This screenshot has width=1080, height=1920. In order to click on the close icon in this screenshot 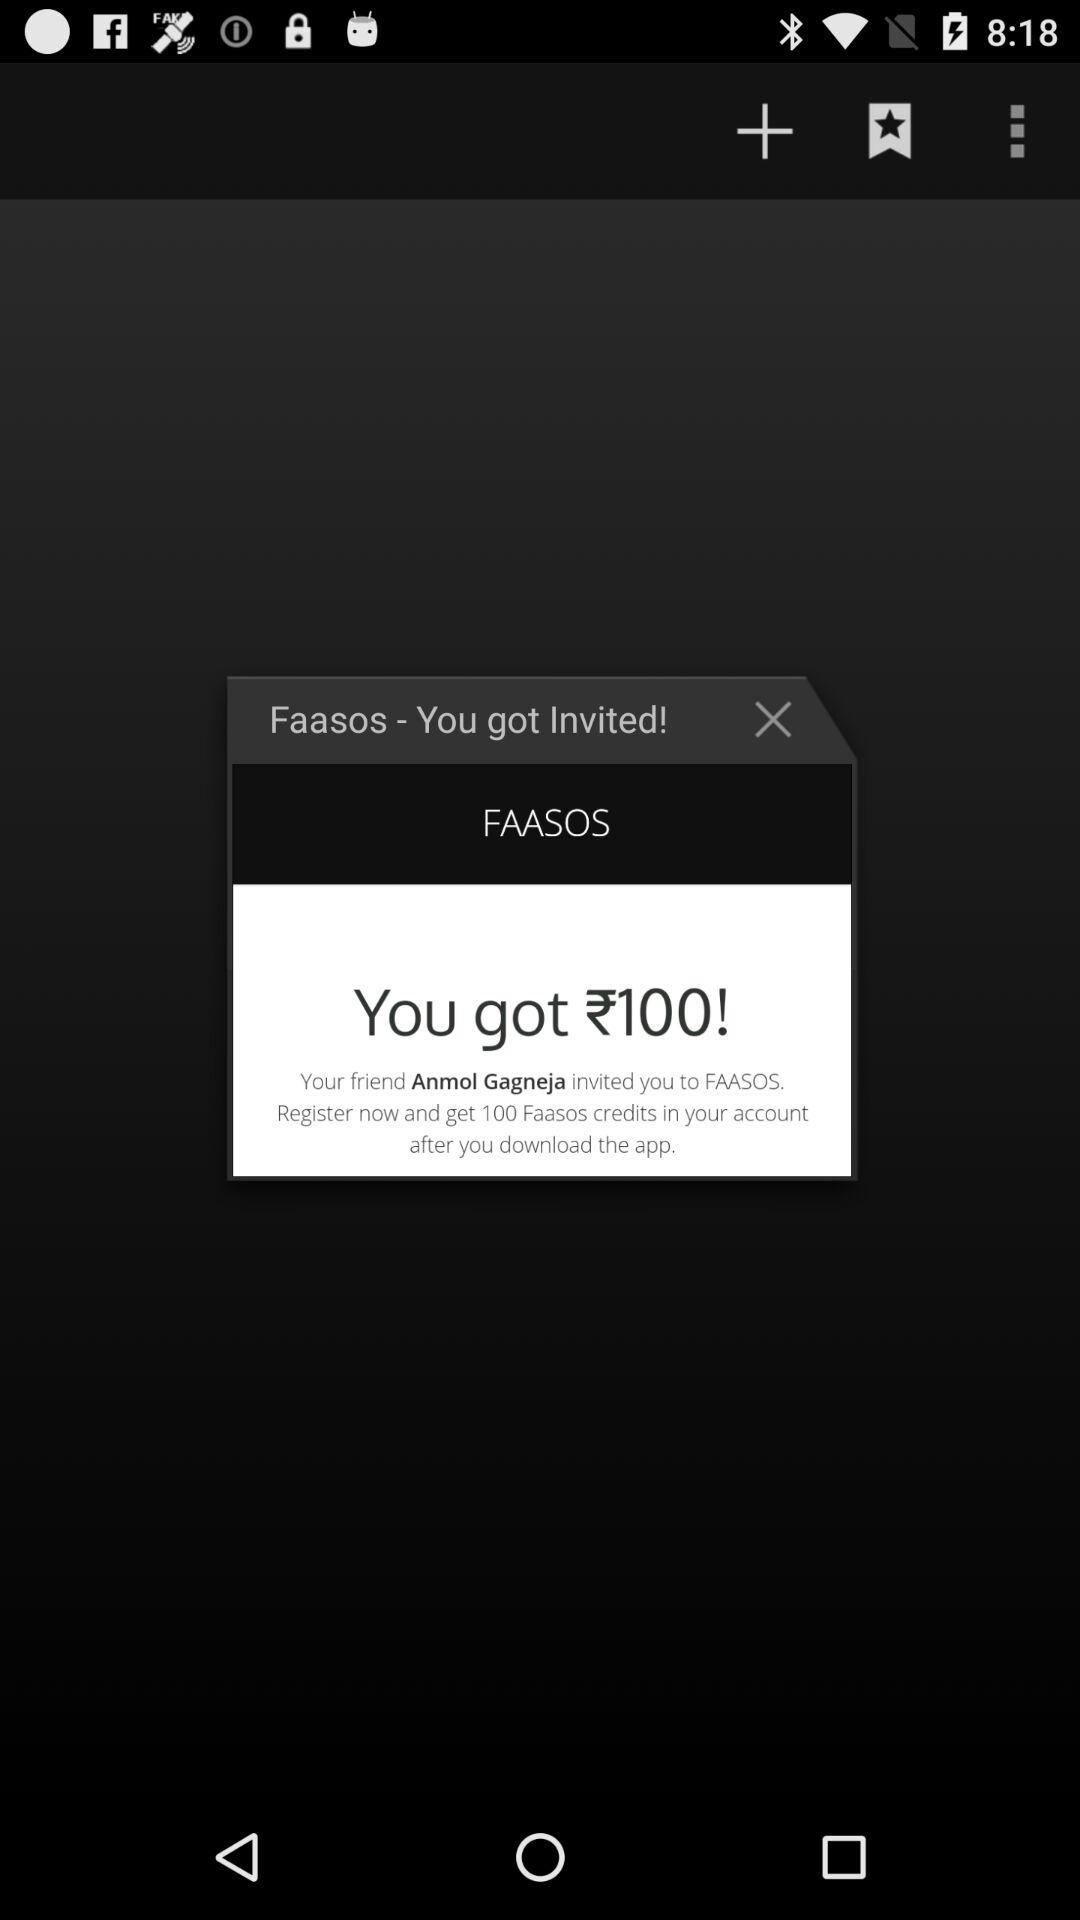, I will do `click(782, 767)`.